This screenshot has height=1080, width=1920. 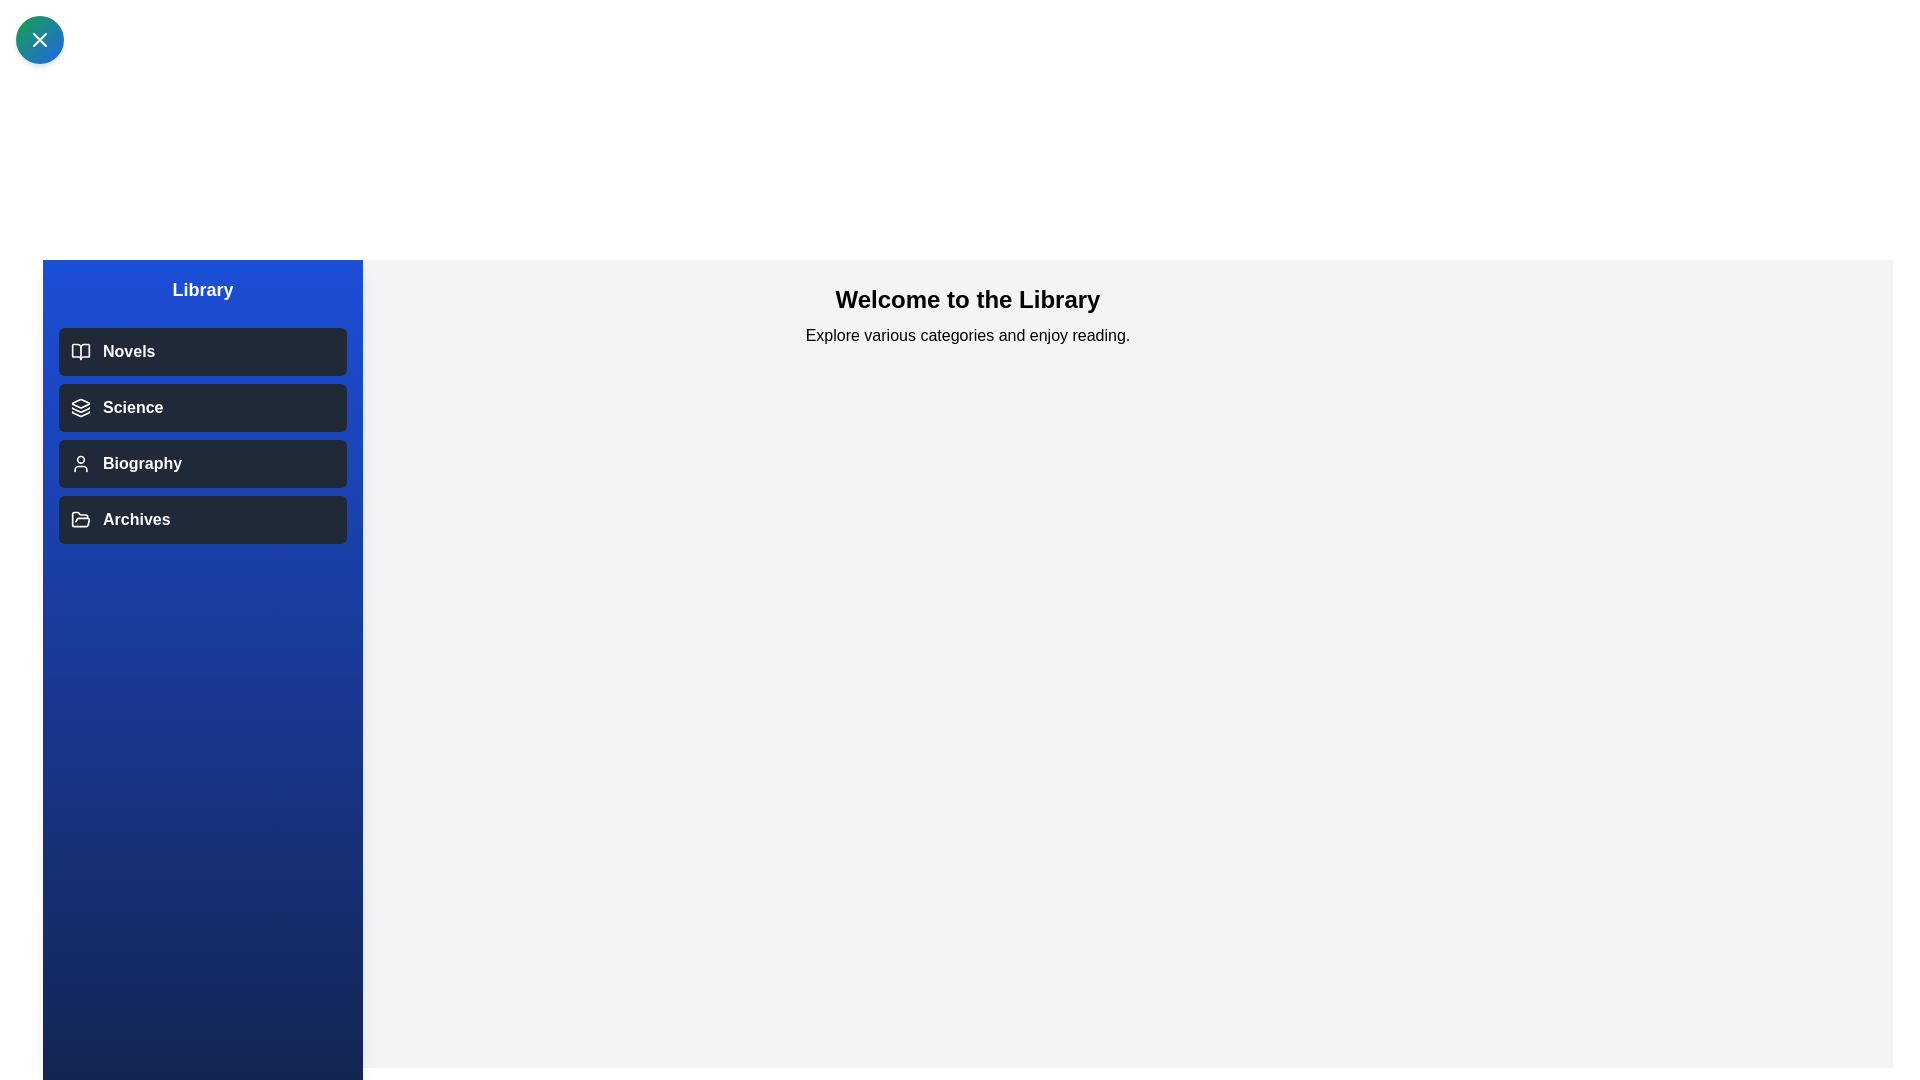 What do you see at coordinates (202, 519) in the screenshot?
I see `the category Archives in the drawer list` at bounding box center [202, 519].